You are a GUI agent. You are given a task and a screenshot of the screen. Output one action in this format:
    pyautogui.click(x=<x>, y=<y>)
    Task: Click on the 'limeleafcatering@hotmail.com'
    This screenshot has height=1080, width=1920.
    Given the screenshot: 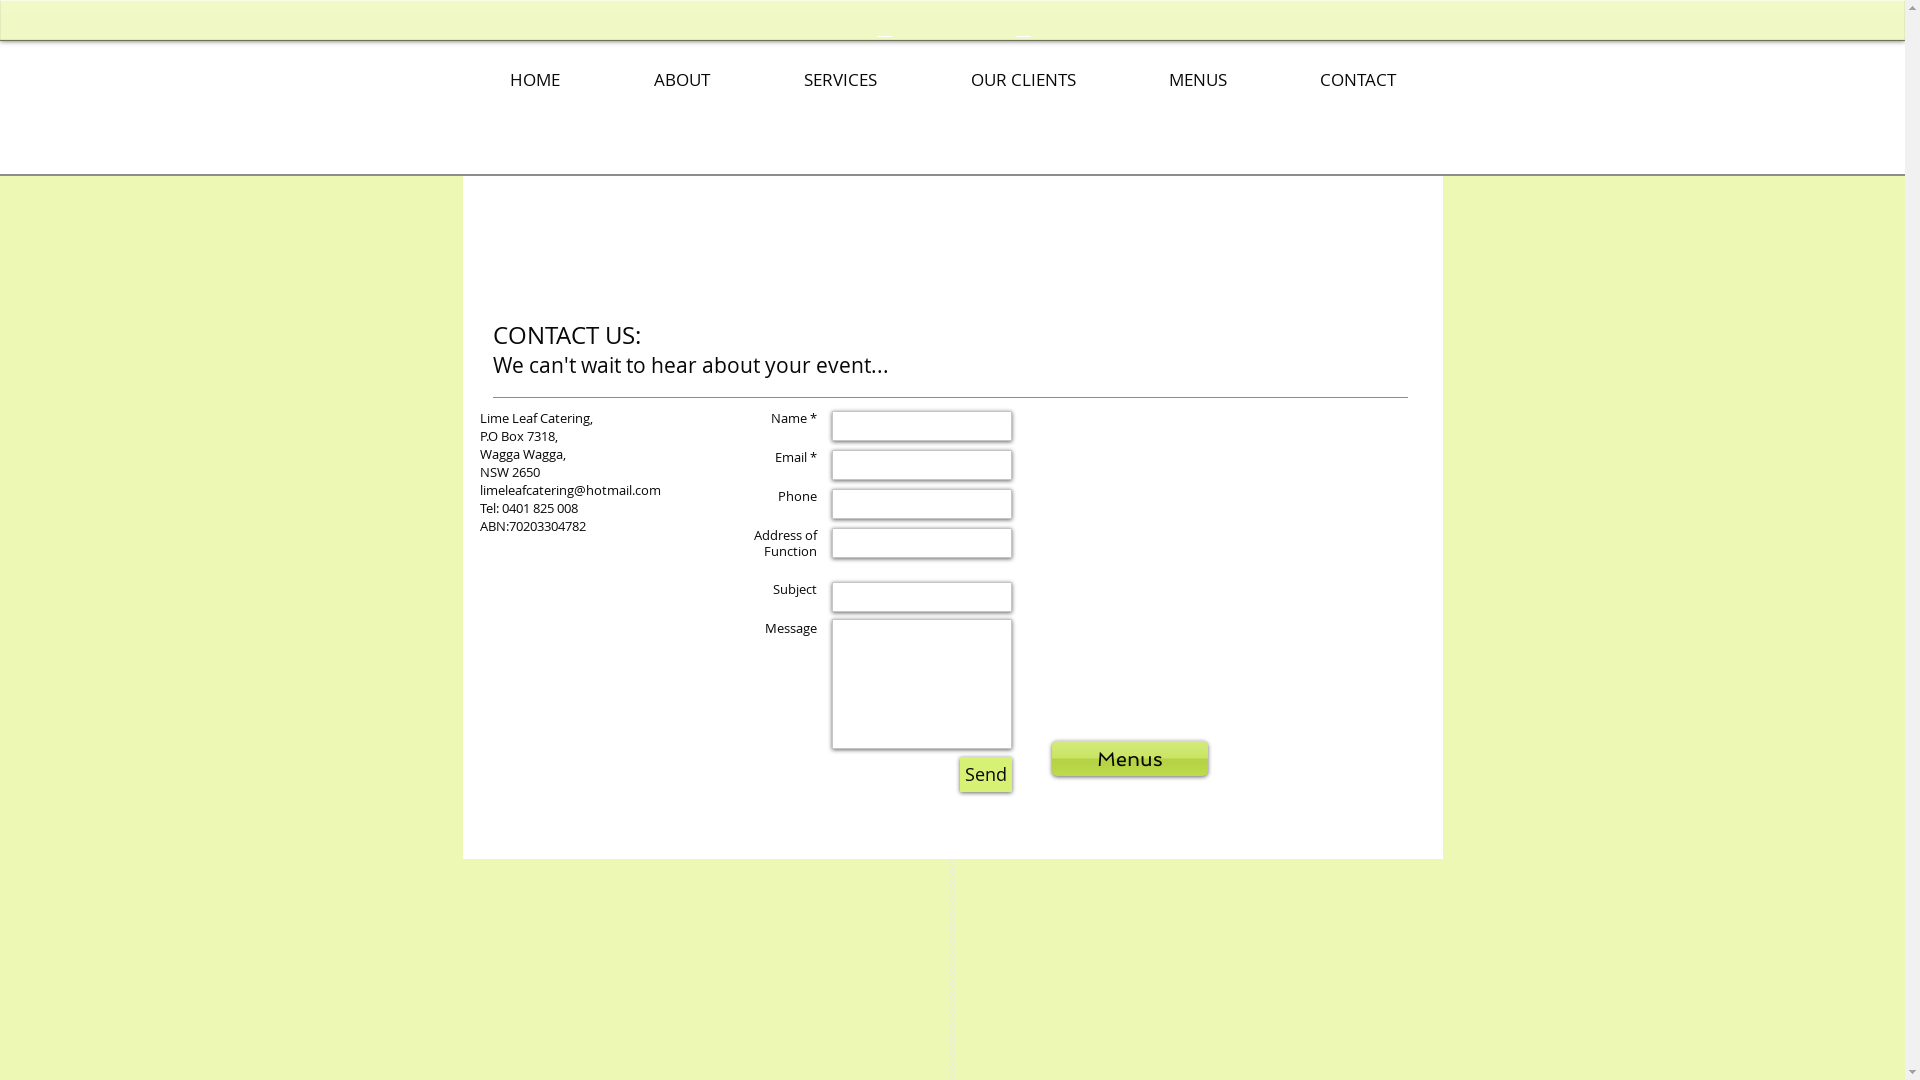 What is the action you would take?
    pyautogui.click(x=569, y=489)
    